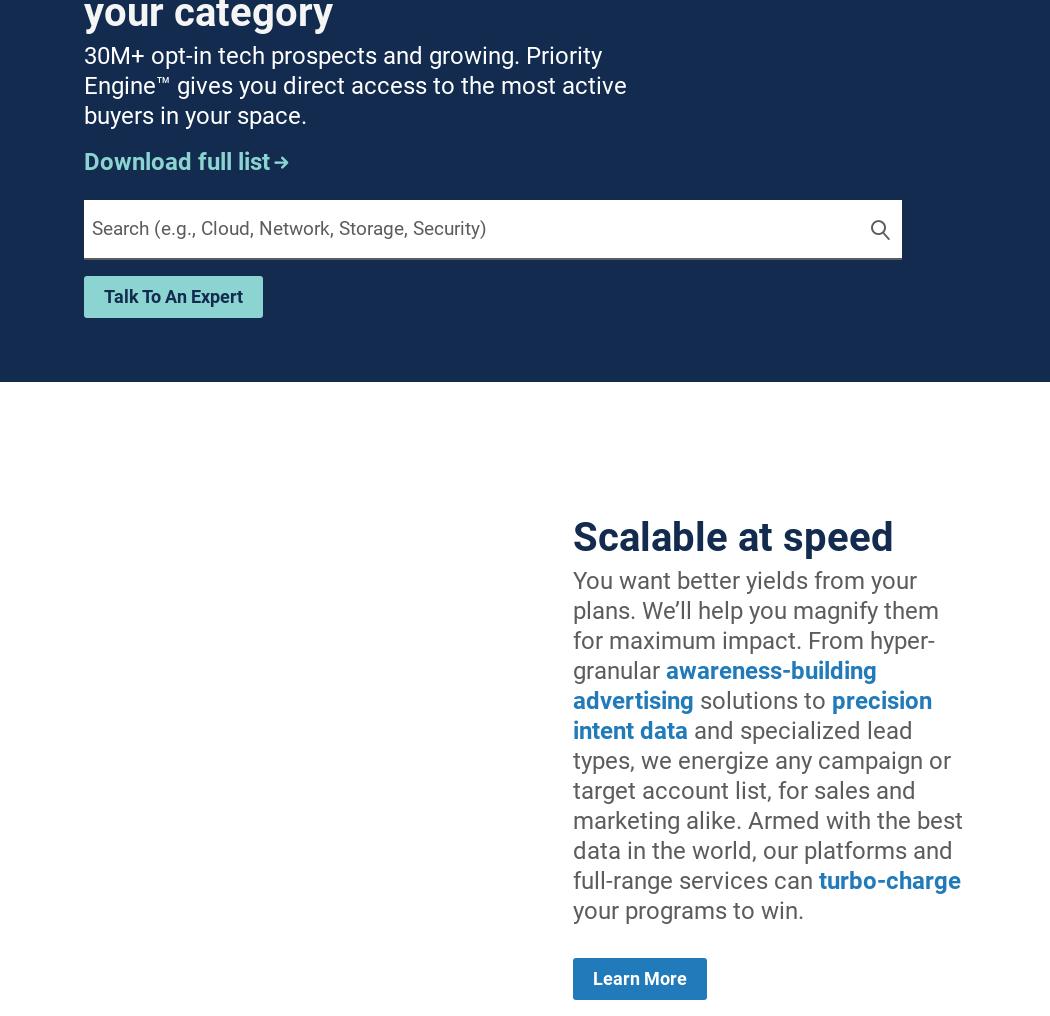  I want to click on 'precision intent data', so click(752, 714).